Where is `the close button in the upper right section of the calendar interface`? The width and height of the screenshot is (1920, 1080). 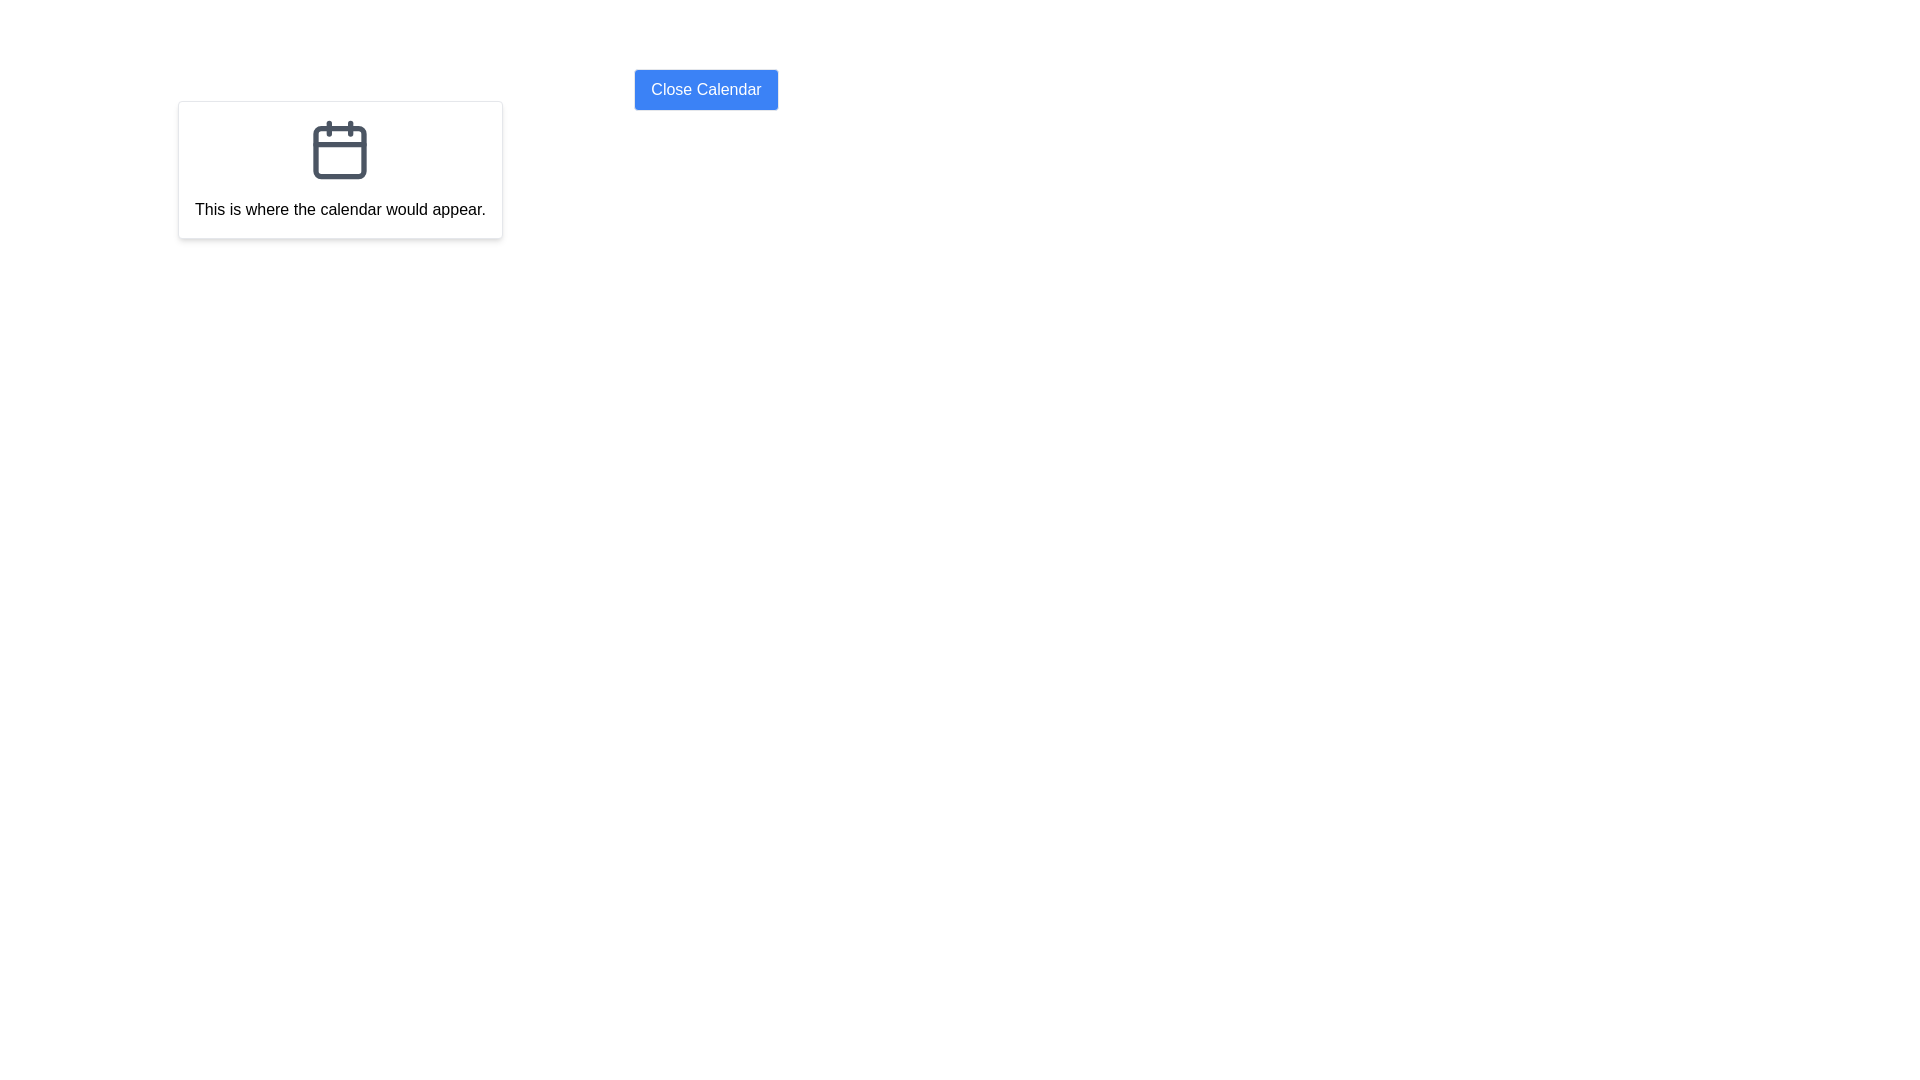
the close button in the upper right section of the calendar interface is located at coordinates (706, 88).